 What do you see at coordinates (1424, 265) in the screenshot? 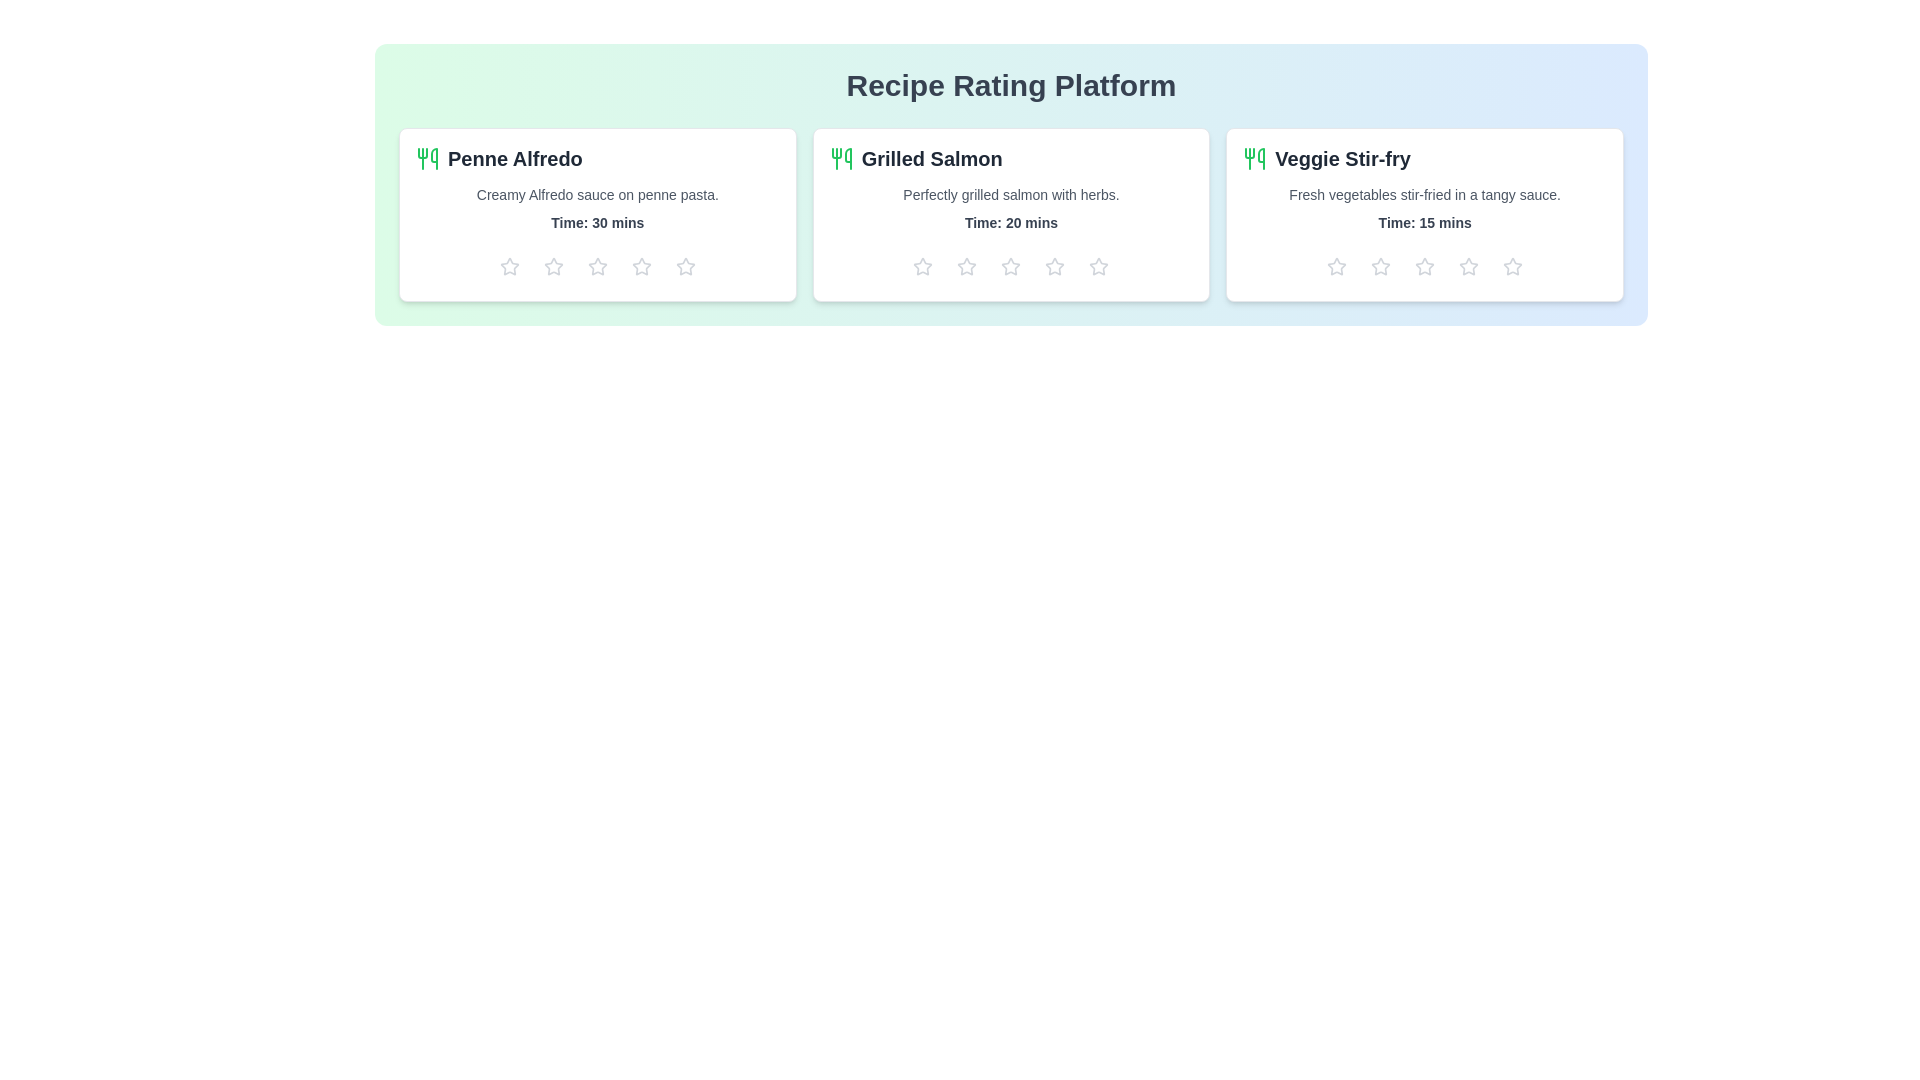
I see `the star icon to set the rating to 3 for the recipe Veggie Stir-fry` at bounding box center [1424, 265].